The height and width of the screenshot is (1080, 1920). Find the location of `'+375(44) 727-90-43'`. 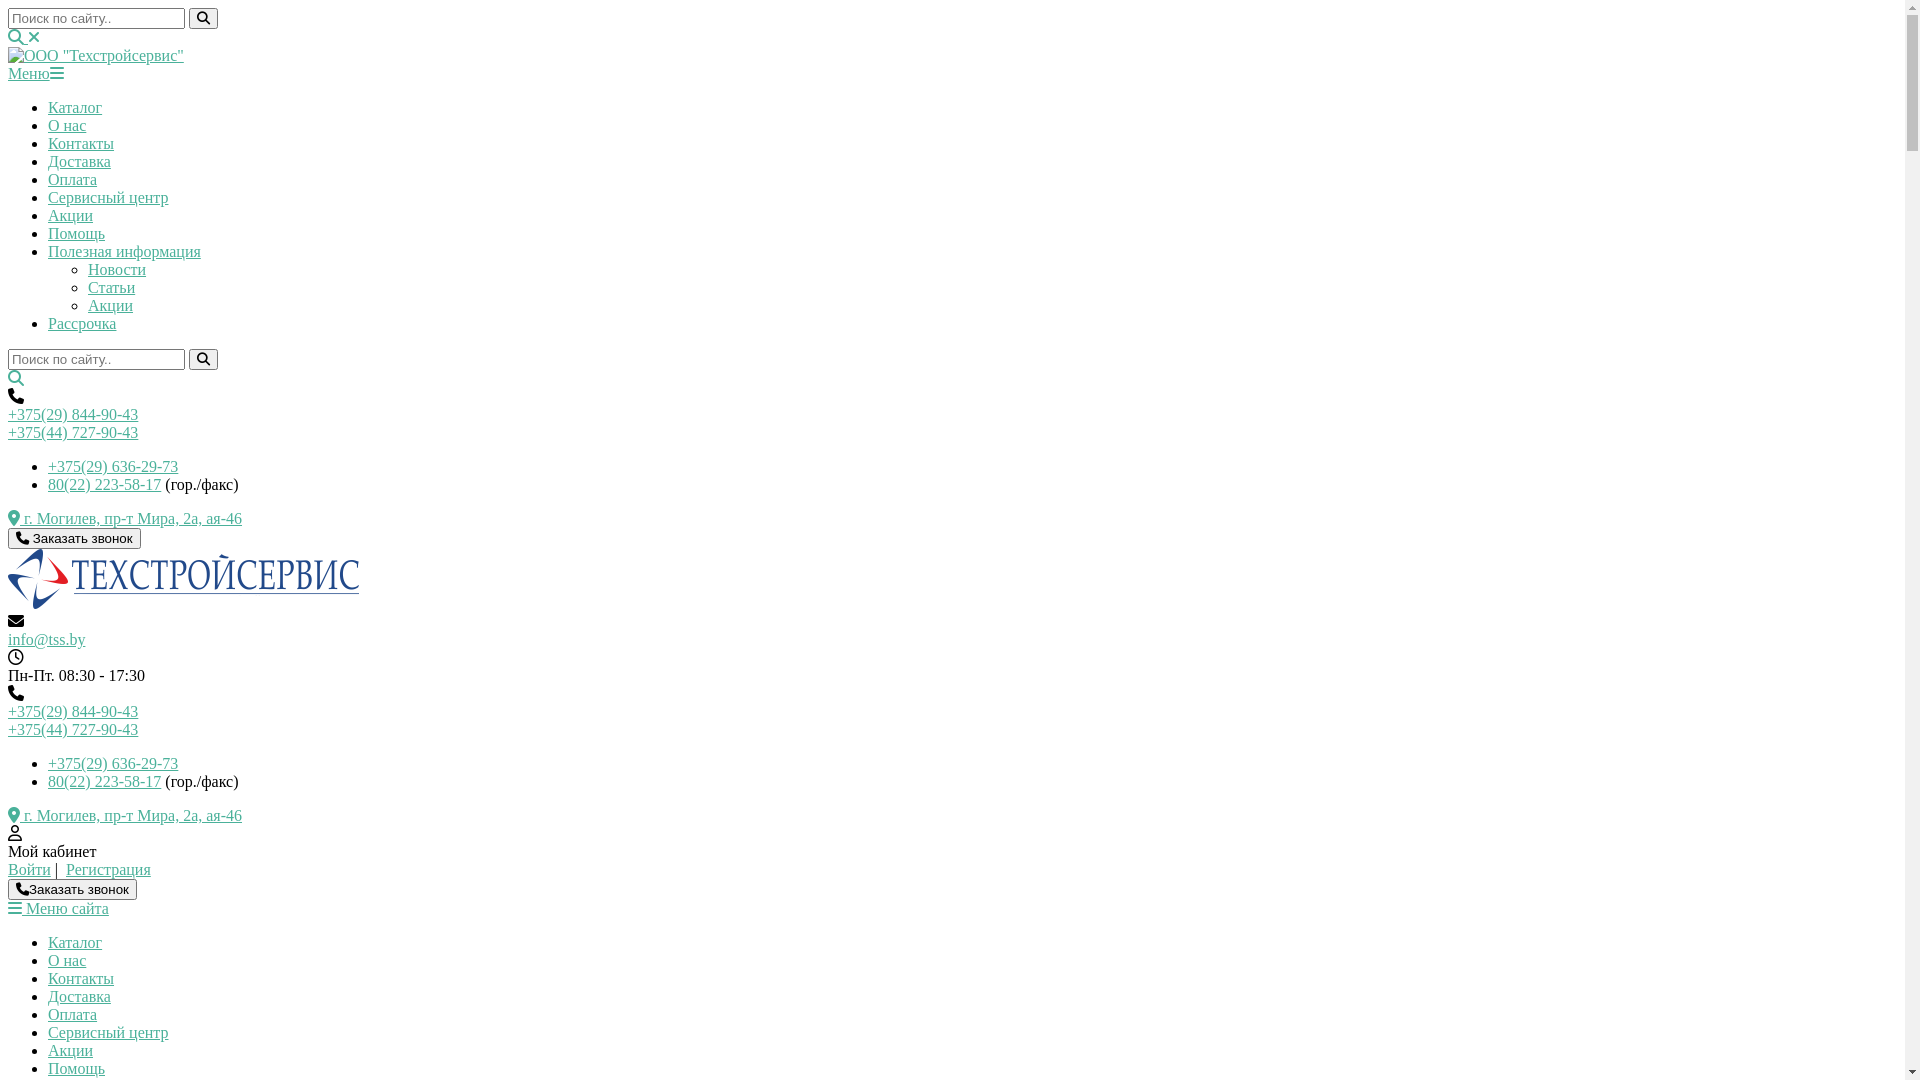

'+375(44) 727-90-43' is located at coordinates (72, 729).